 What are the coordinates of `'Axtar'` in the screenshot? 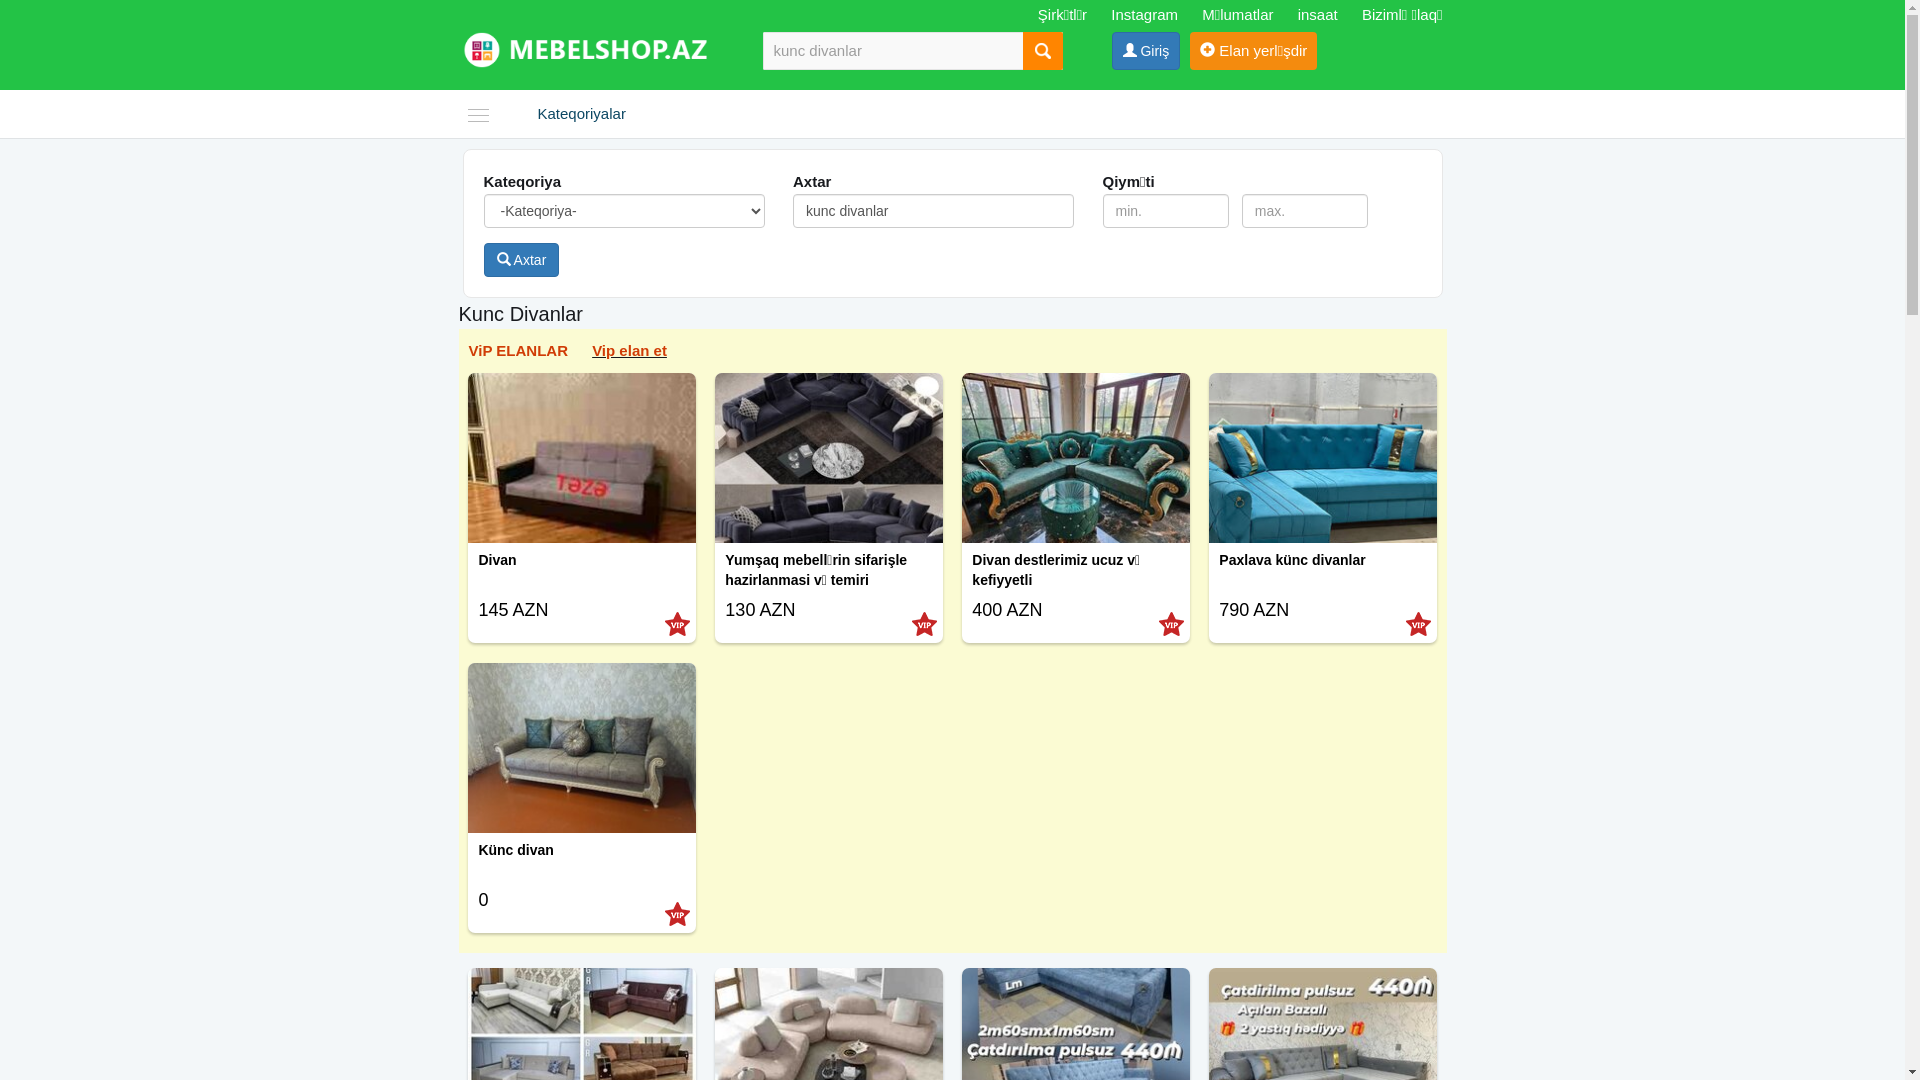 It's located at (522, 258).